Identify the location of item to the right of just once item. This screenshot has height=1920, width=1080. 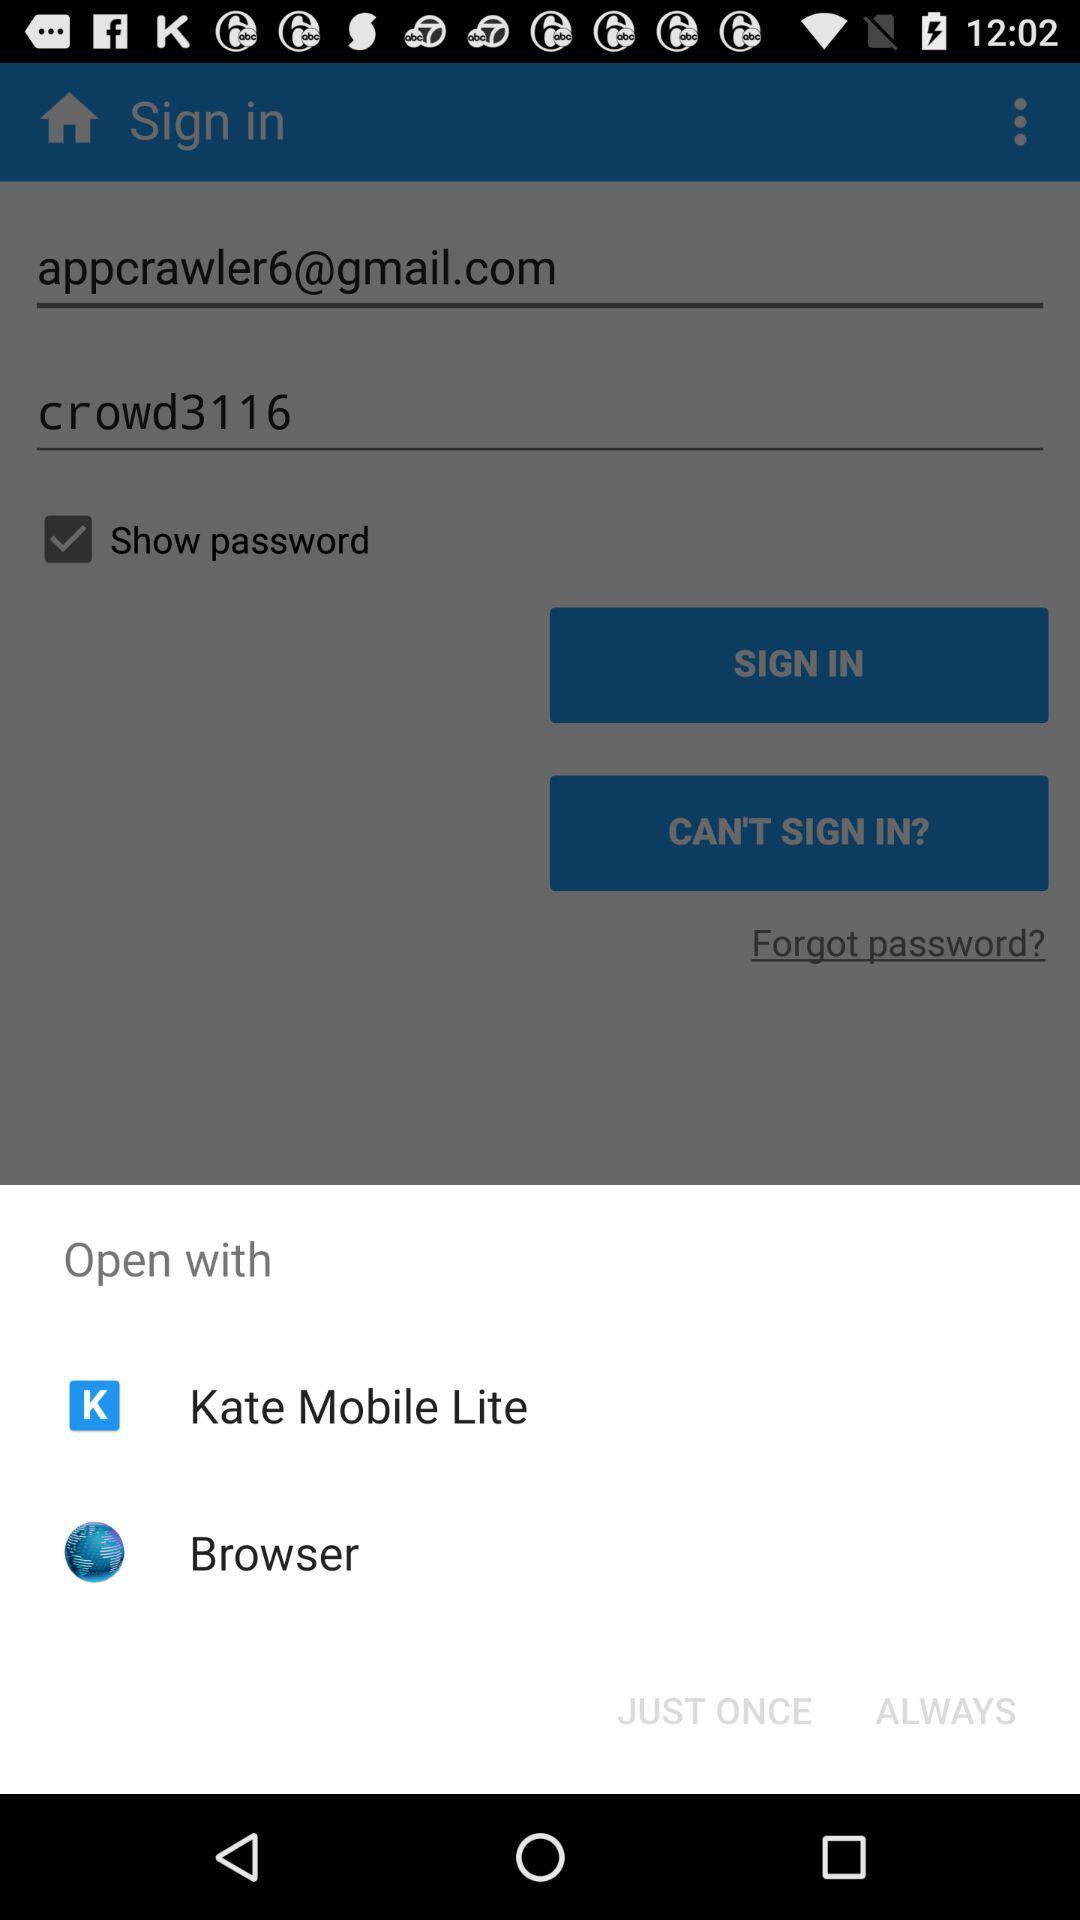
(945, 1708).